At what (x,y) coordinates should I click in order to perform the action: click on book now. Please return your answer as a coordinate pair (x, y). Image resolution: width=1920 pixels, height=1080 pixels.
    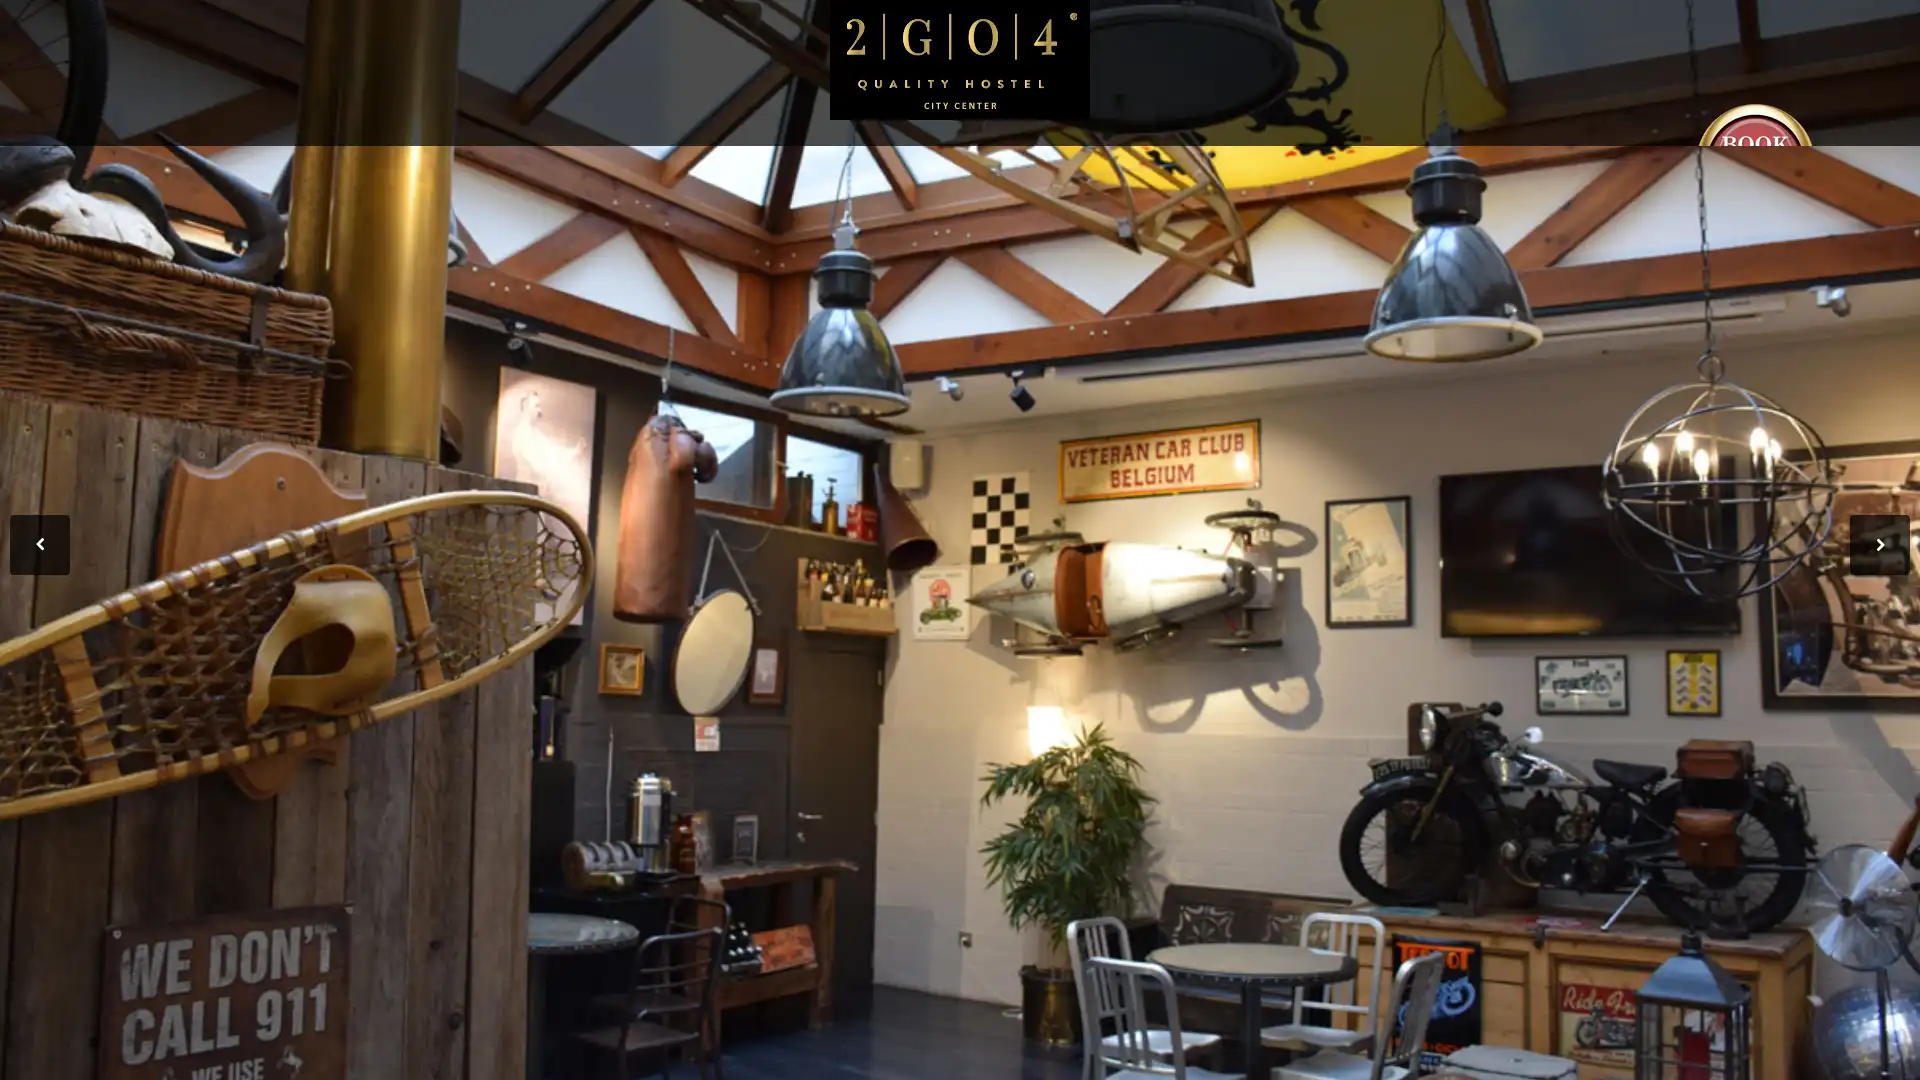
    Looking at the image, I should click on (1754, 162).